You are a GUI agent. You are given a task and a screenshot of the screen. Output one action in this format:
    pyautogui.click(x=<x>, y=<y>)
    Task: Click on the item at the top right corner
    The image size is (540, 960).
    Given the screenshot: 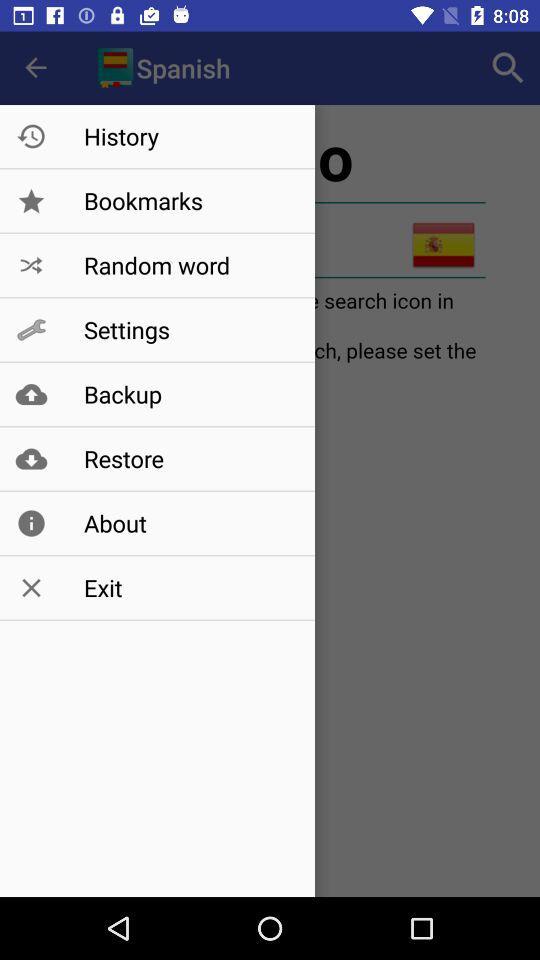 What is the action you would take?
    pyautogui.click(x=508, y=68)
    